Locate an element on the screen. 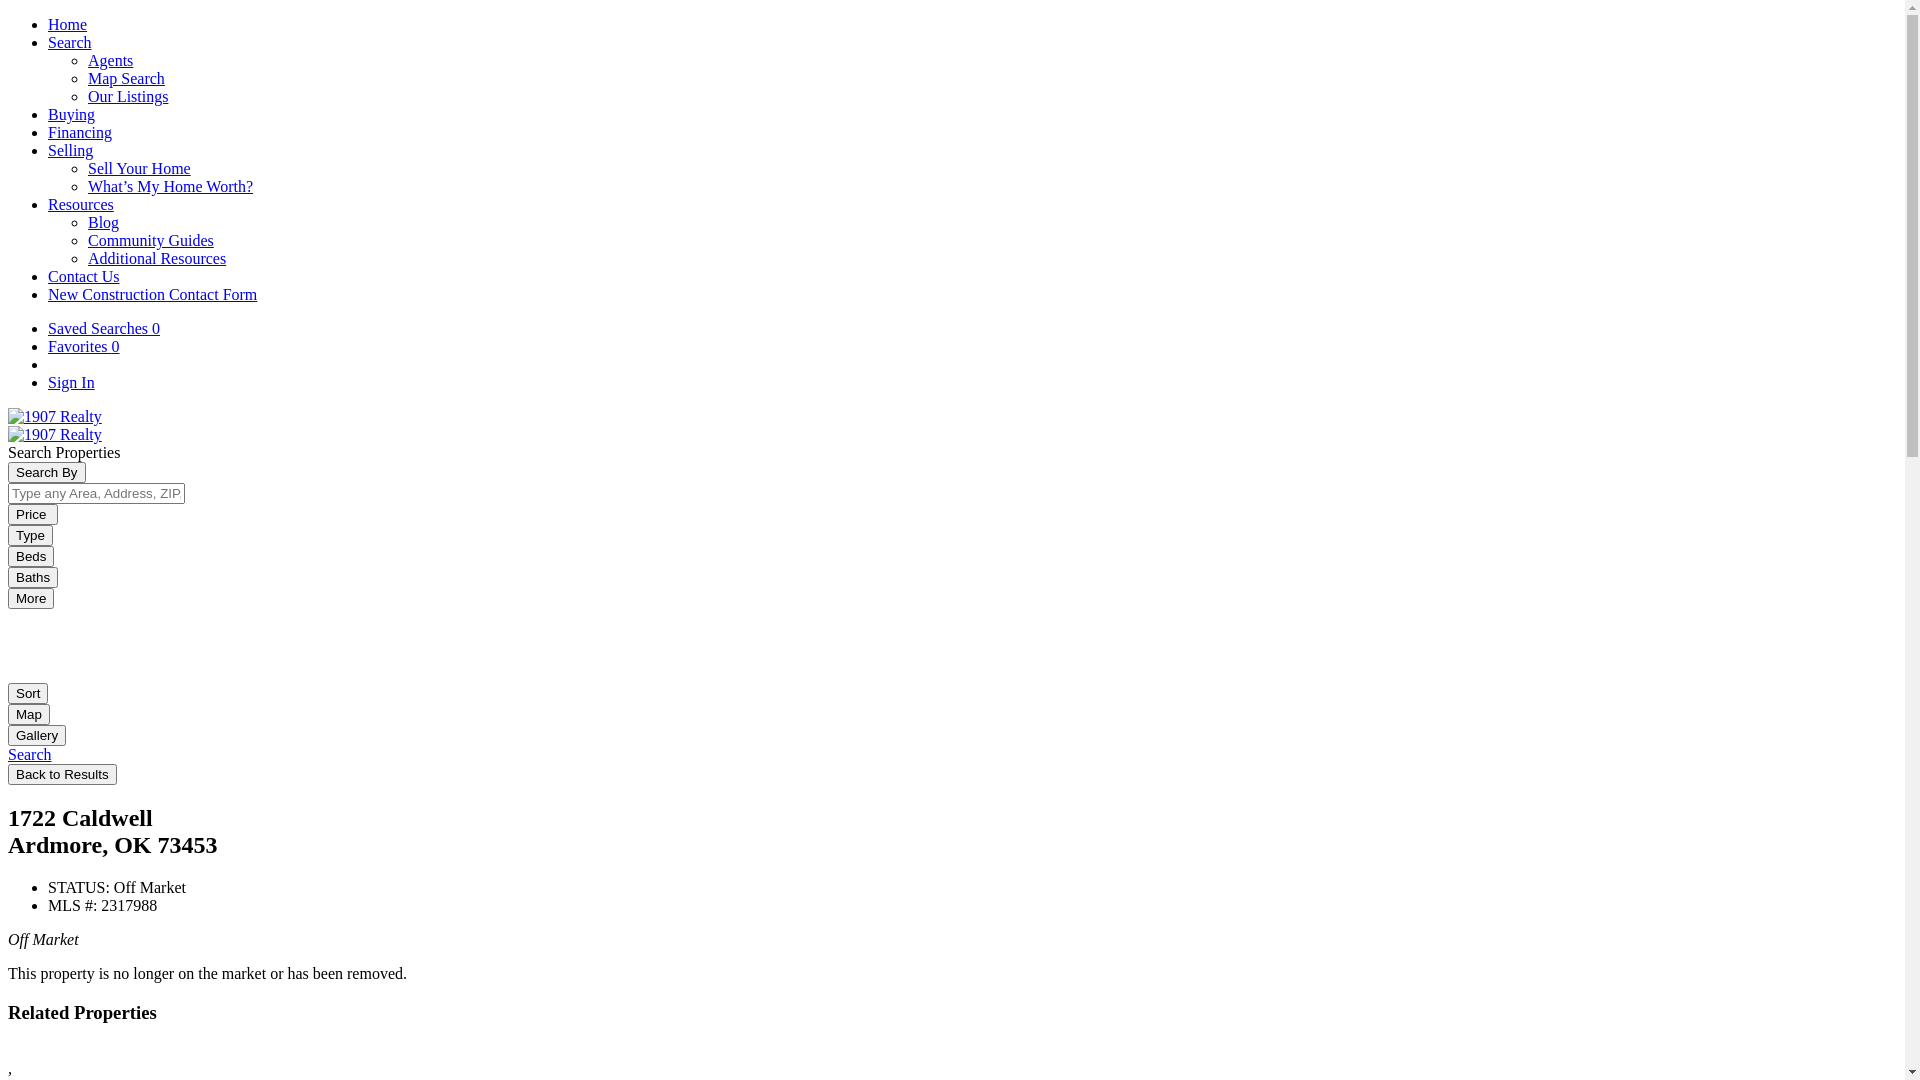  'Search By' is located at coordinates (47, 472).